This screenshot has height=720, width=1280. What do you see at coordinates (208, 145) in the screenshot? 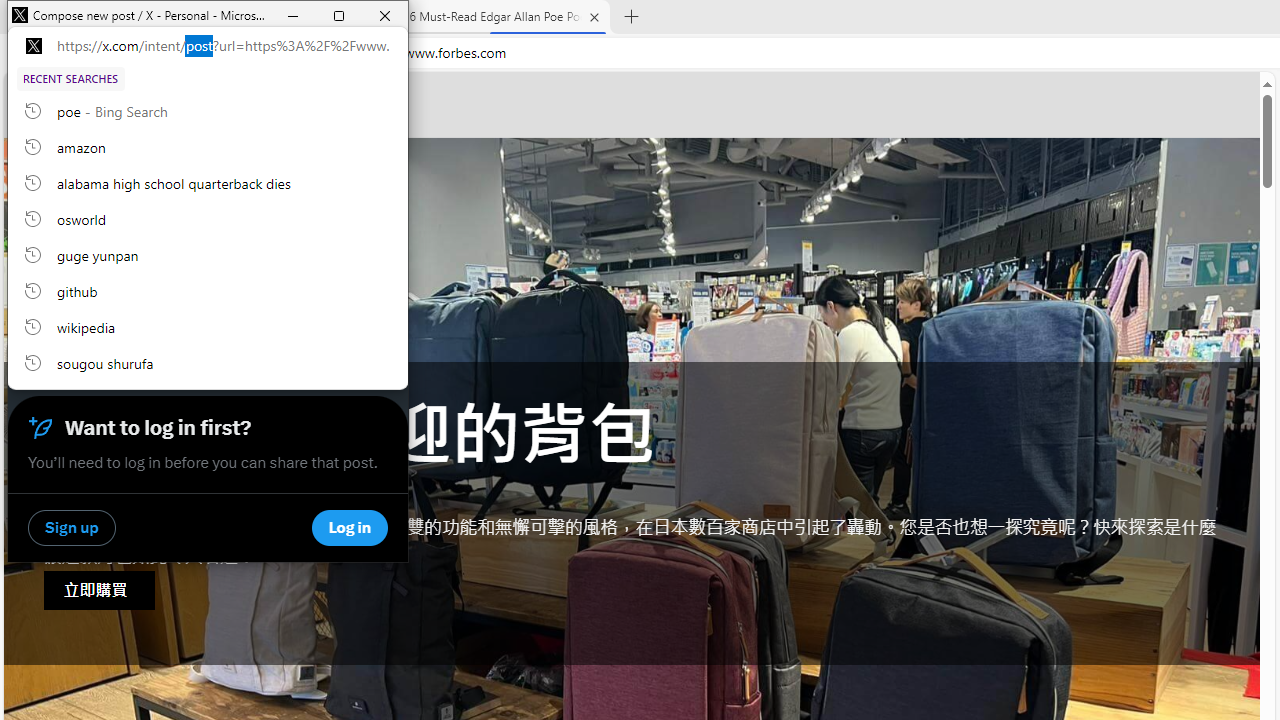
I see `'amazon, recent searches from history'` at bounding box center [208, 145].